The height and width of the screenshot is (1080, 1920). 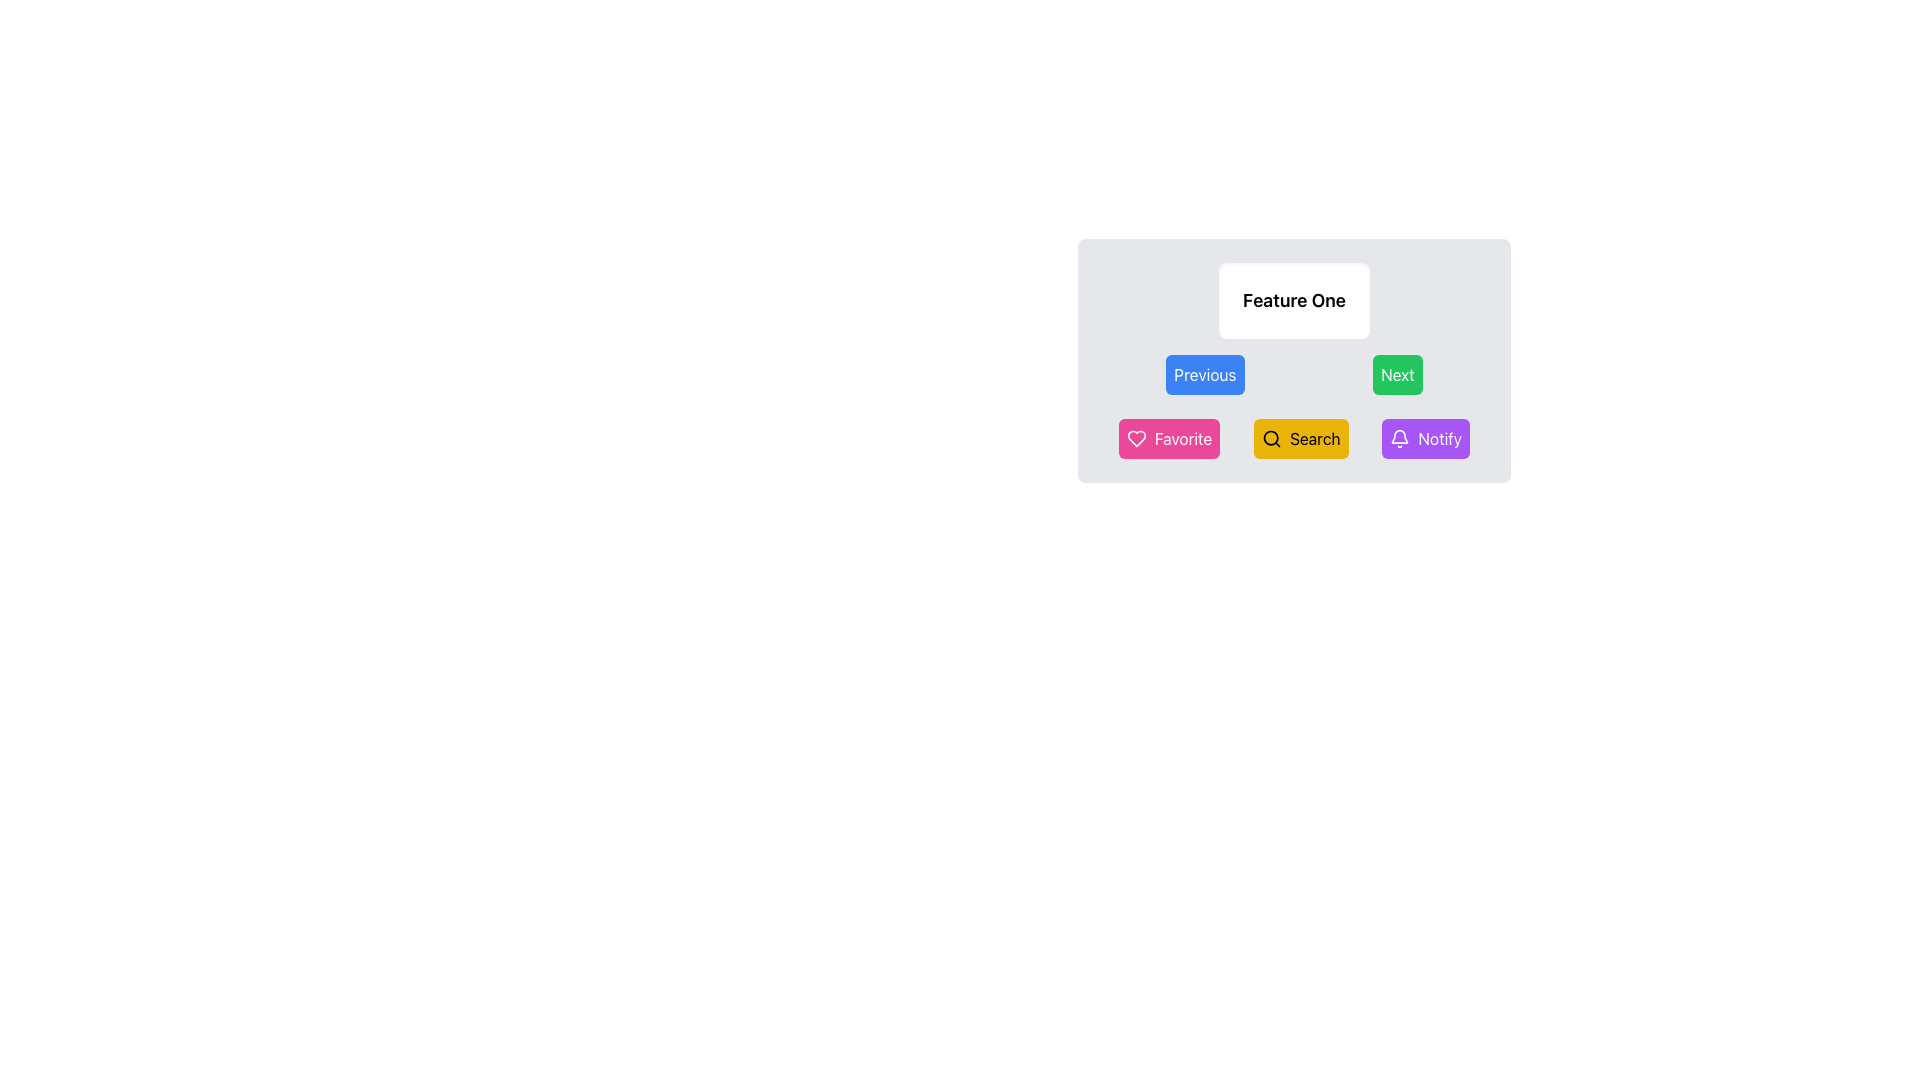 I want to click on the 'Previous' button, which is a rectangular button with a blue background and white text, located to the left of the 'Next' button, so click(x=1204, y=374).